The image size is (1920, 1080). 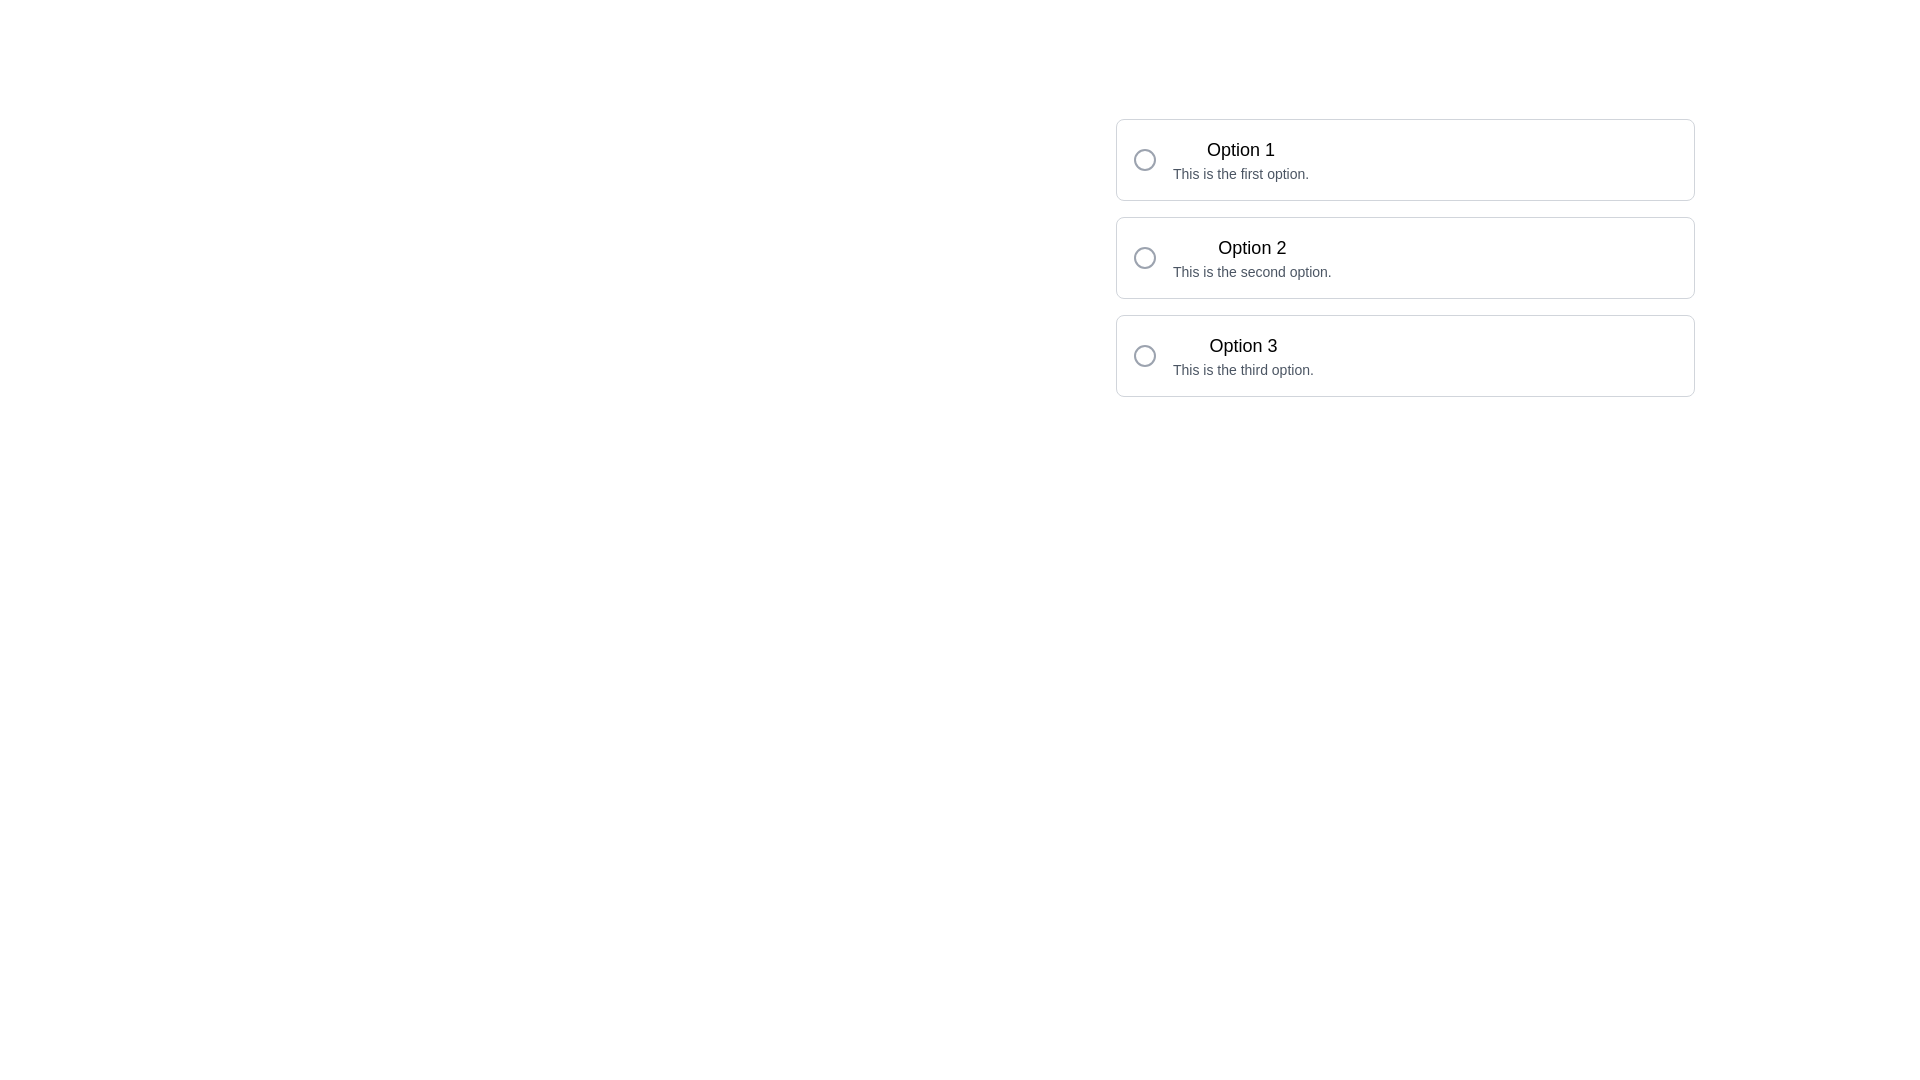 What do you see at coordinates (1240, 158) in the screenshot?
I see `the text label displaying 'Option 1' and 'This is the first option.' which is the first item in a vertical stack, positioned in a light box with a border` at bounding box center [1240, 158].